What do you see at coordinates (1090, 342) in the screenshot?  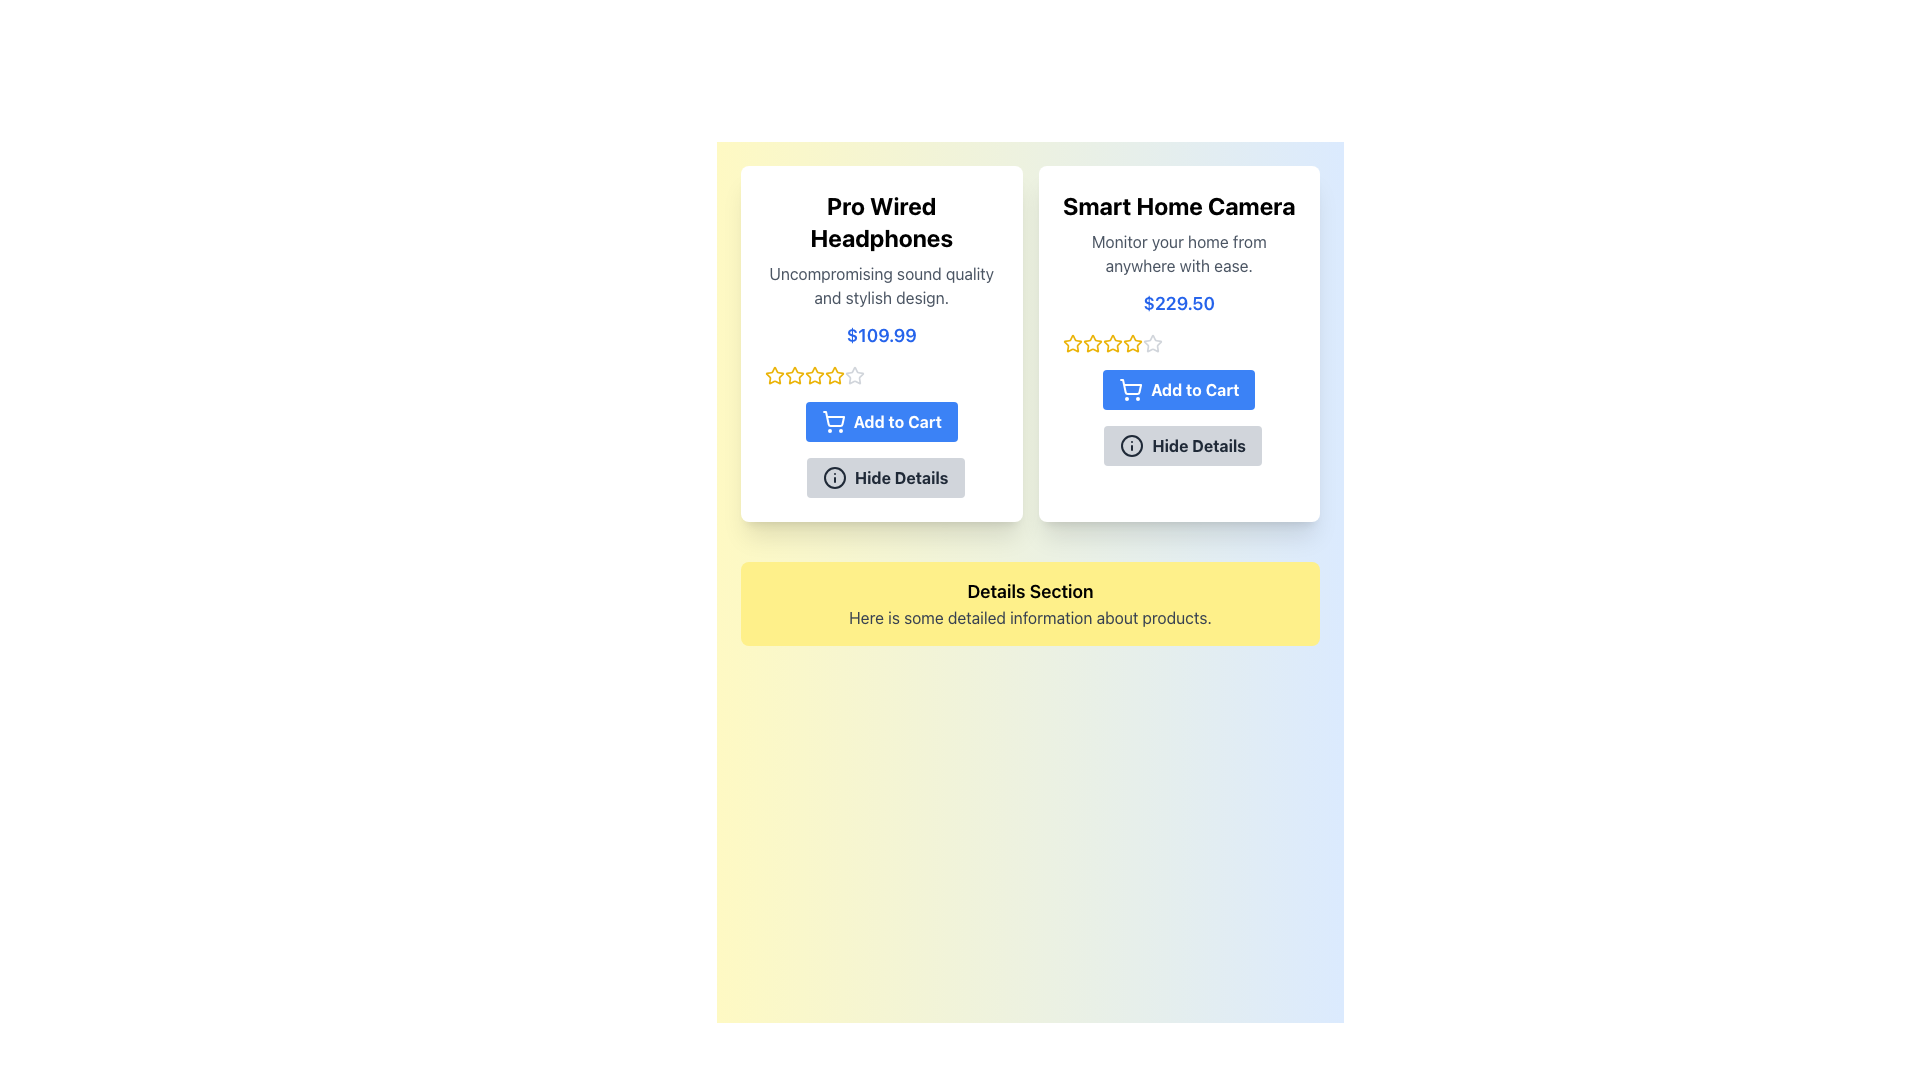 I see `the second star in the five-star rating system below the '$229.50' price for the 'Smart Home Camera' product` at bounding box center [1090, 342].